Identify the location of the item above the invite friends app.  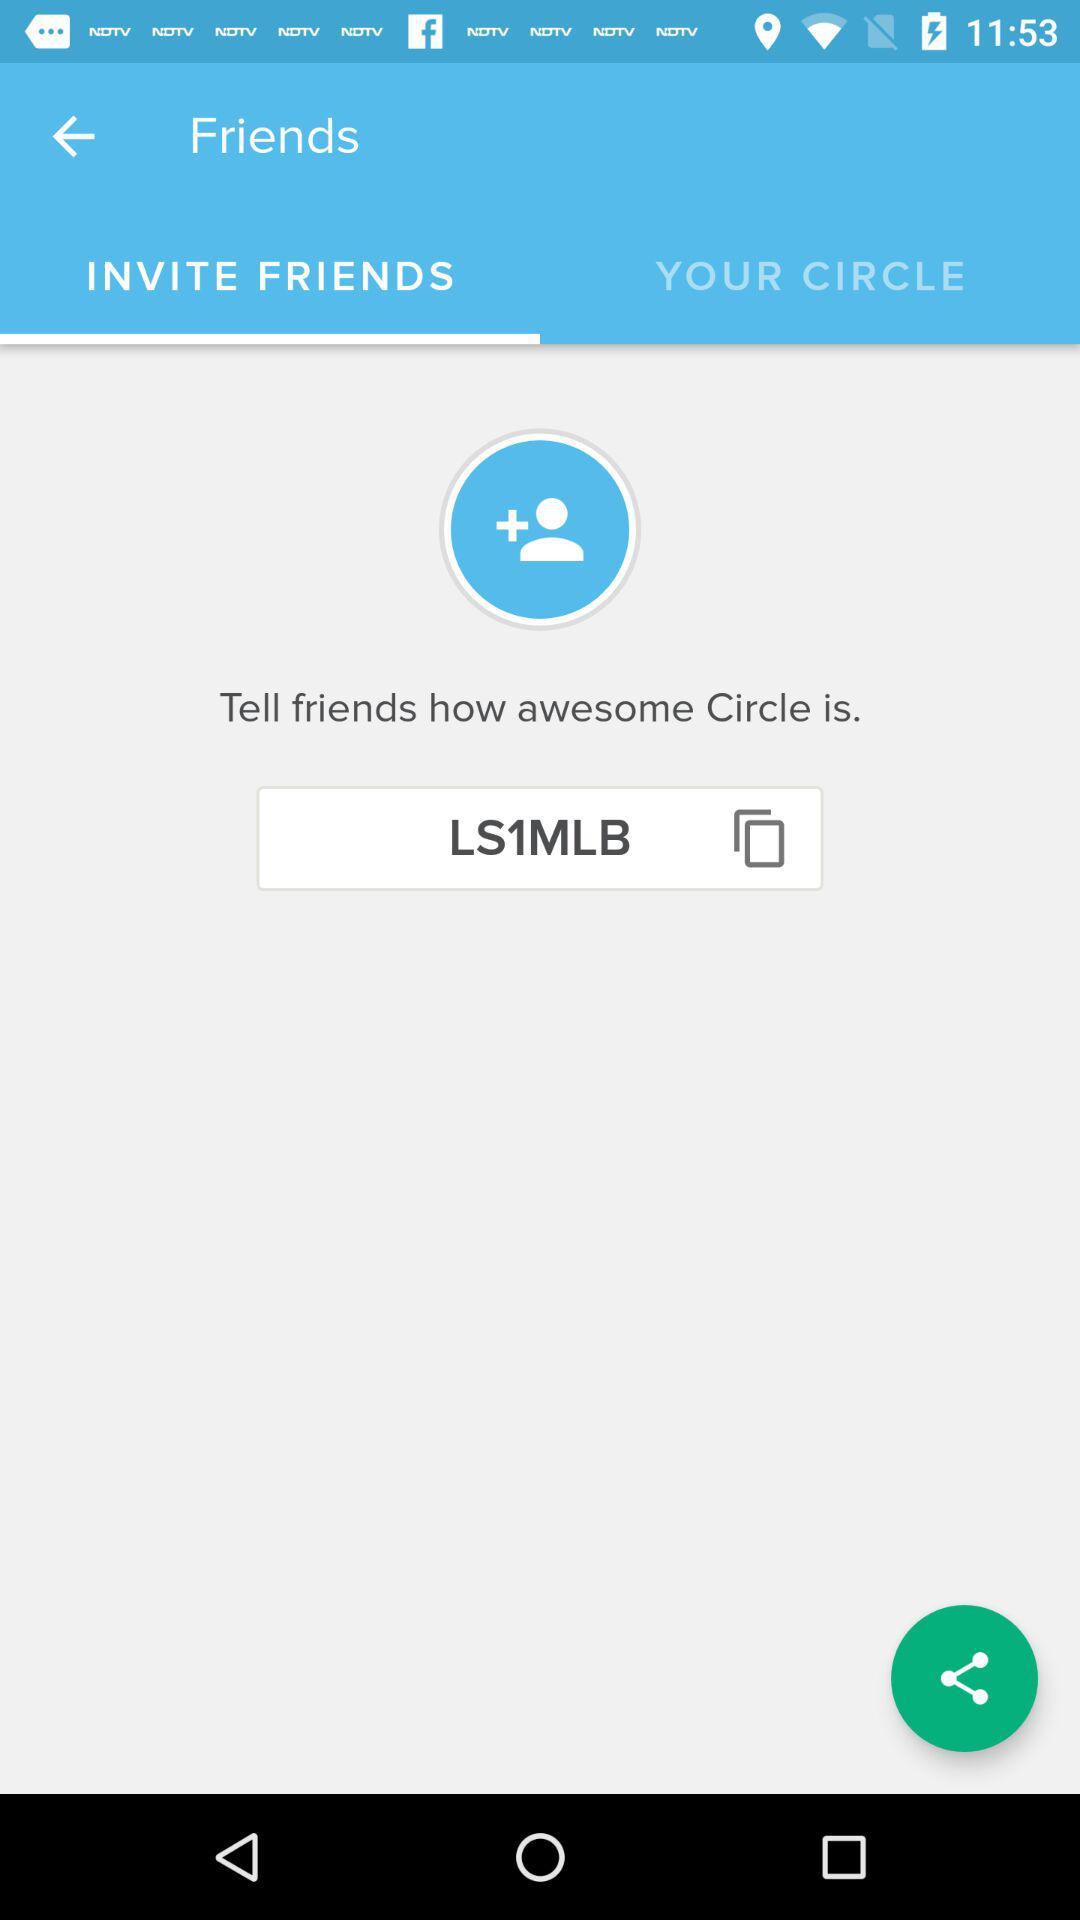
(72, 135).